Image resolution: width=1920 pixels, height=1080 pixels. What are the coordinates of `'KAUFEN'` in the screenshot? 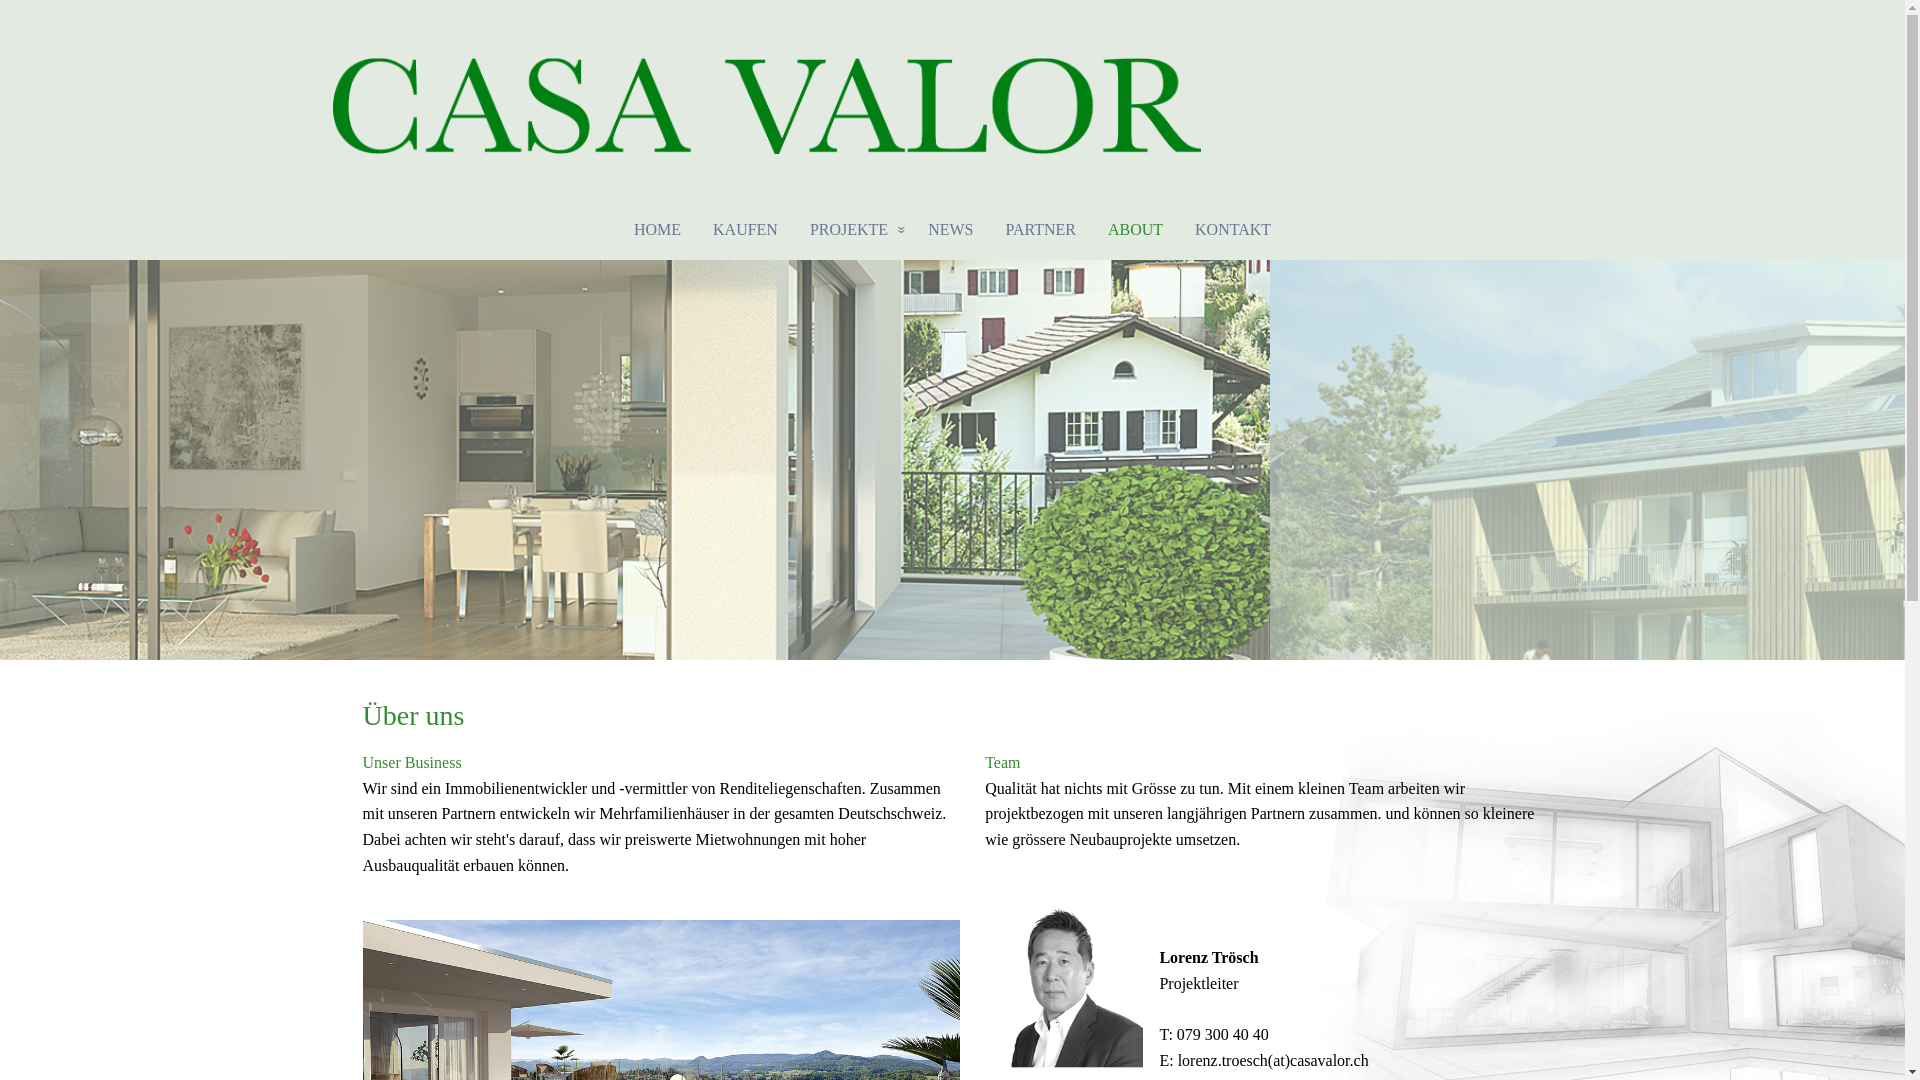 It's located at (744, 229).